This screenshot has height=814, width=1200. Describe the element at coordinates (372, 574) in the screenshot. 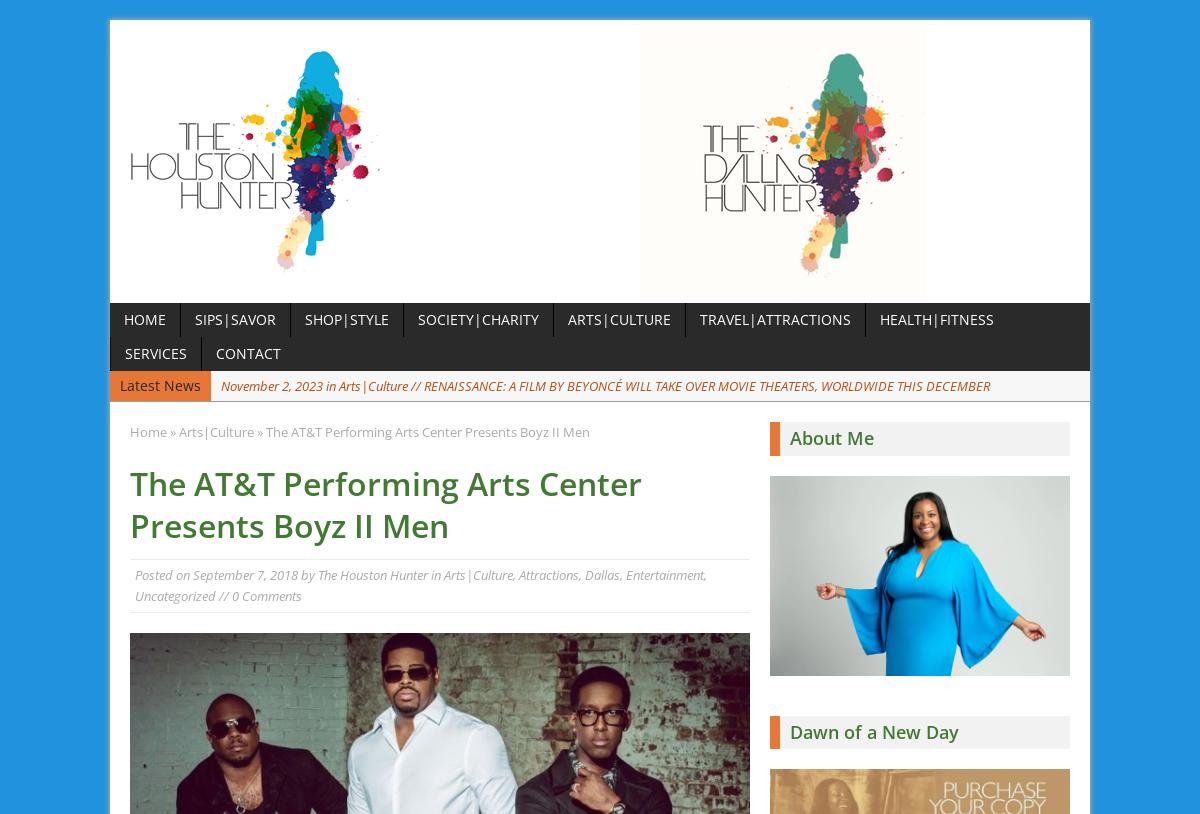

I see `'The Houston Hunter'` at that location.